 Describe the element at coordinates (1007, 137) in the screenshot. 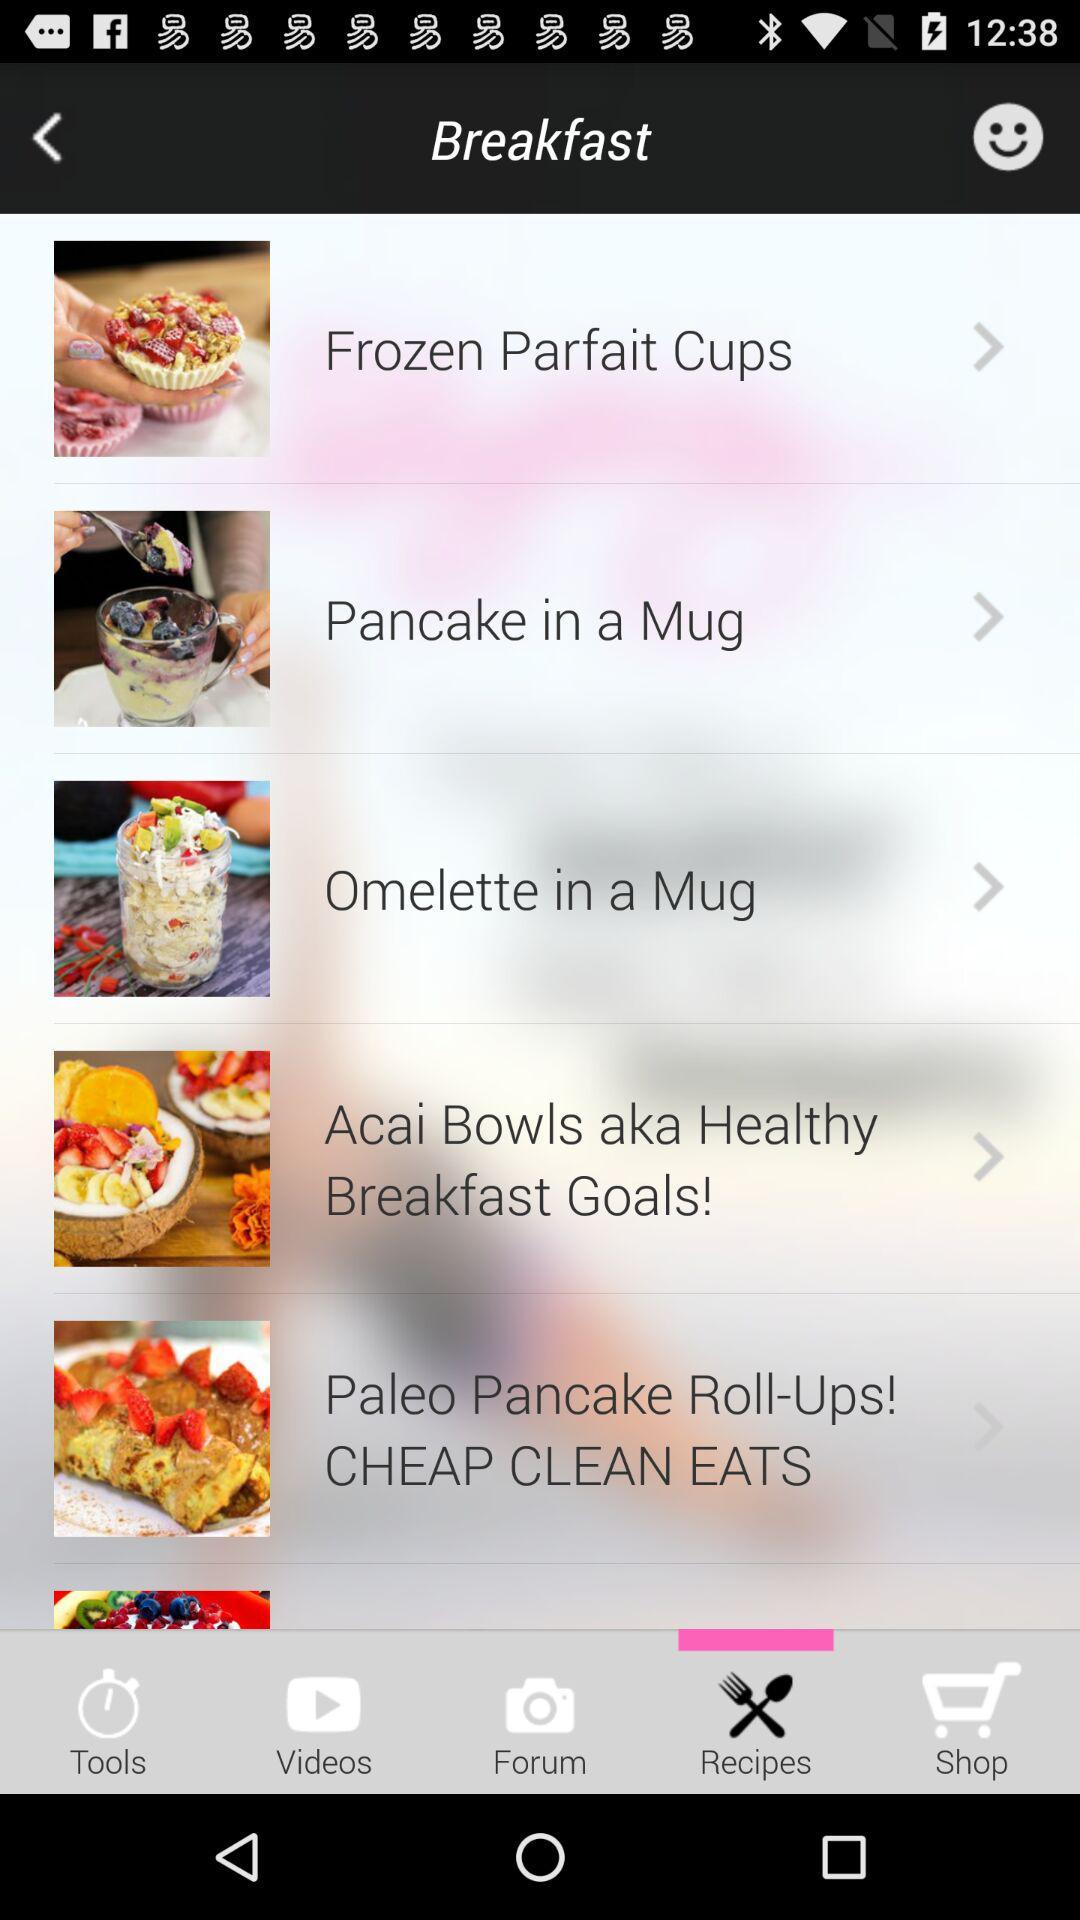

I see `the app to the right of breakfast` at that location.